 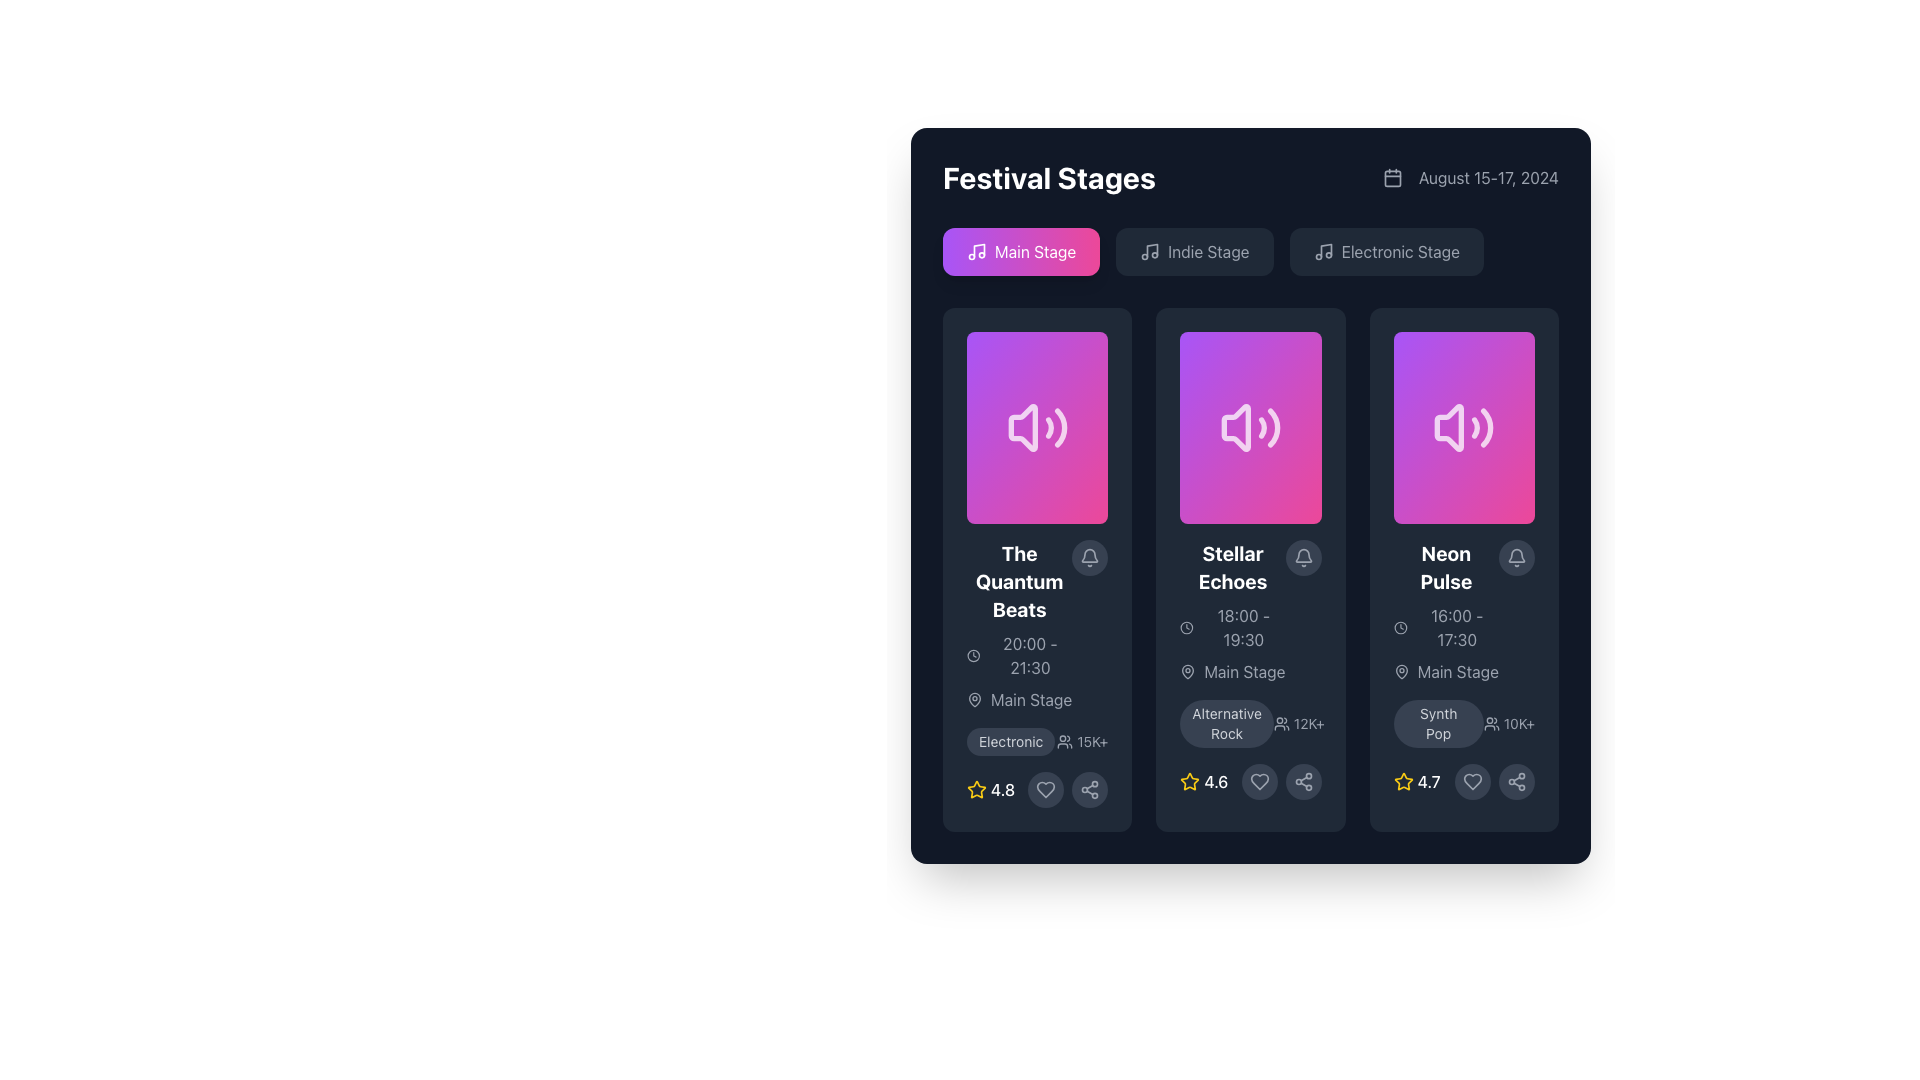 What do you see at coordinates (1045, 789) in the screenshot?
I see `the heart icon button located at the bottom-right section of the card to potentially view a tooltip or trigger a visual effect` at bounding box center [1045, 789].